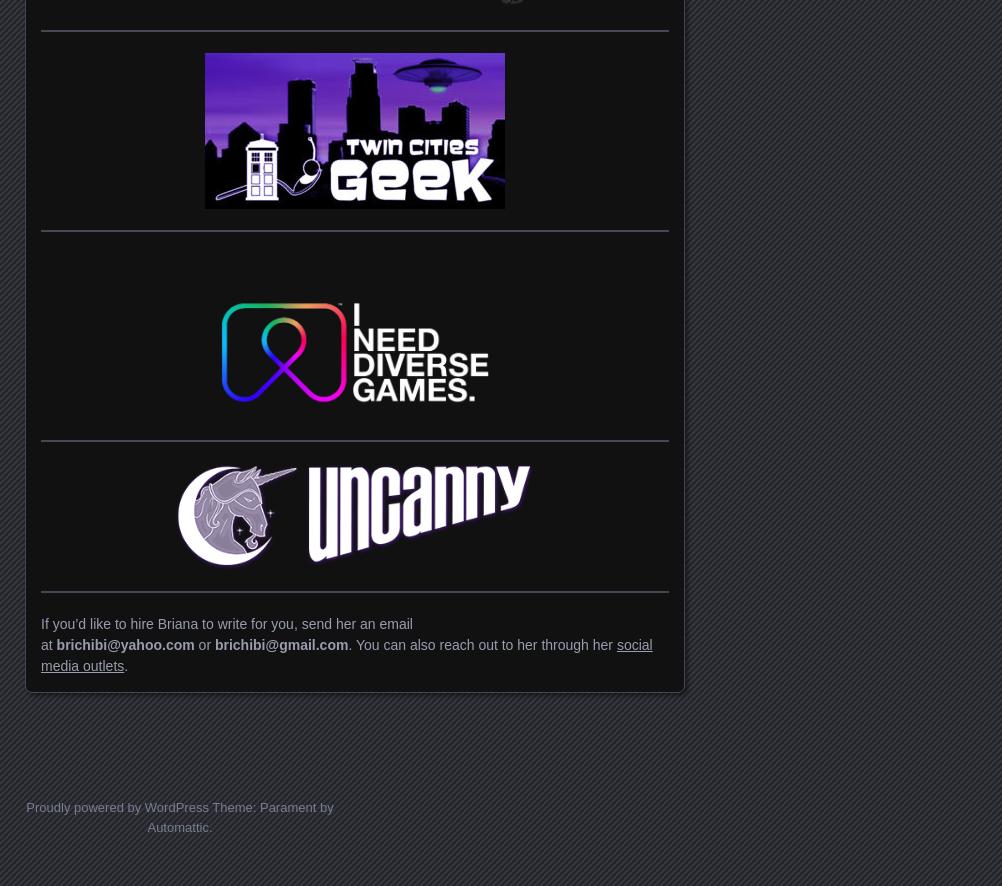  Describe the element at coordinates (480, 644) in the screenshot. I see `'. You can also reach out to her through her'` at that location.